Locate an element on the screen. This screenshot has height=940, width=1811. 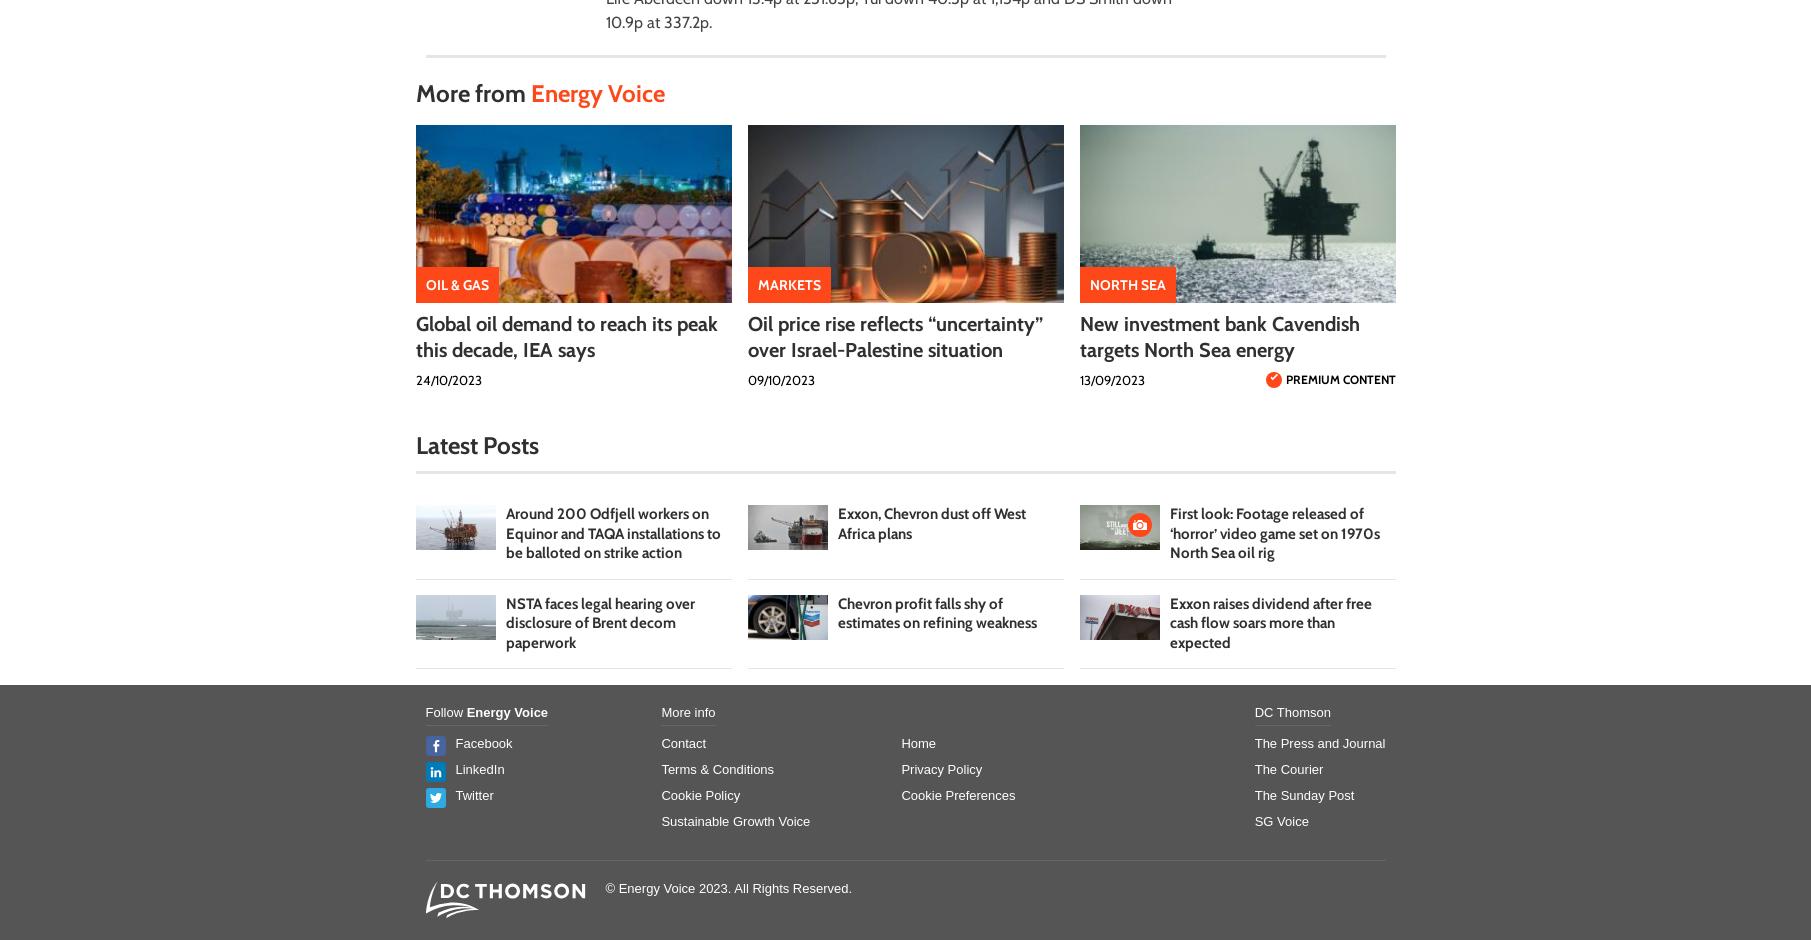
'Premium Content' is located at coordinates (1338, 378).